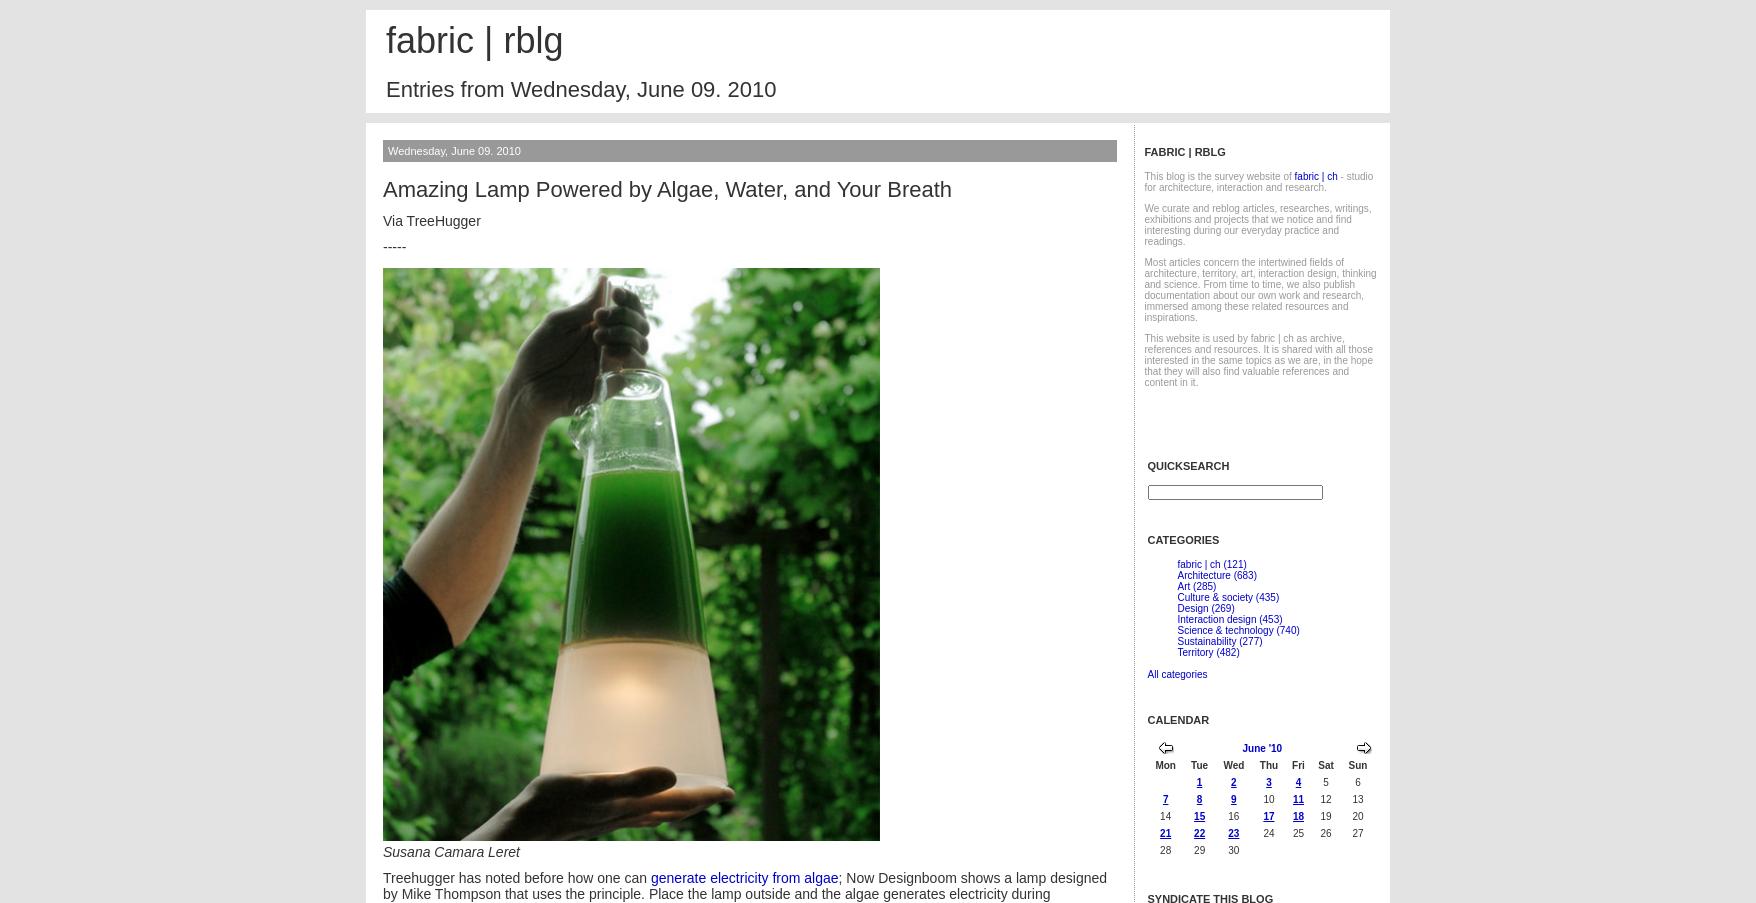 The height and width of the screenshot is (903, 1756). Describe the element at coordinates (1199, 765) in the screenshot. I see `'Tue'` at that location.